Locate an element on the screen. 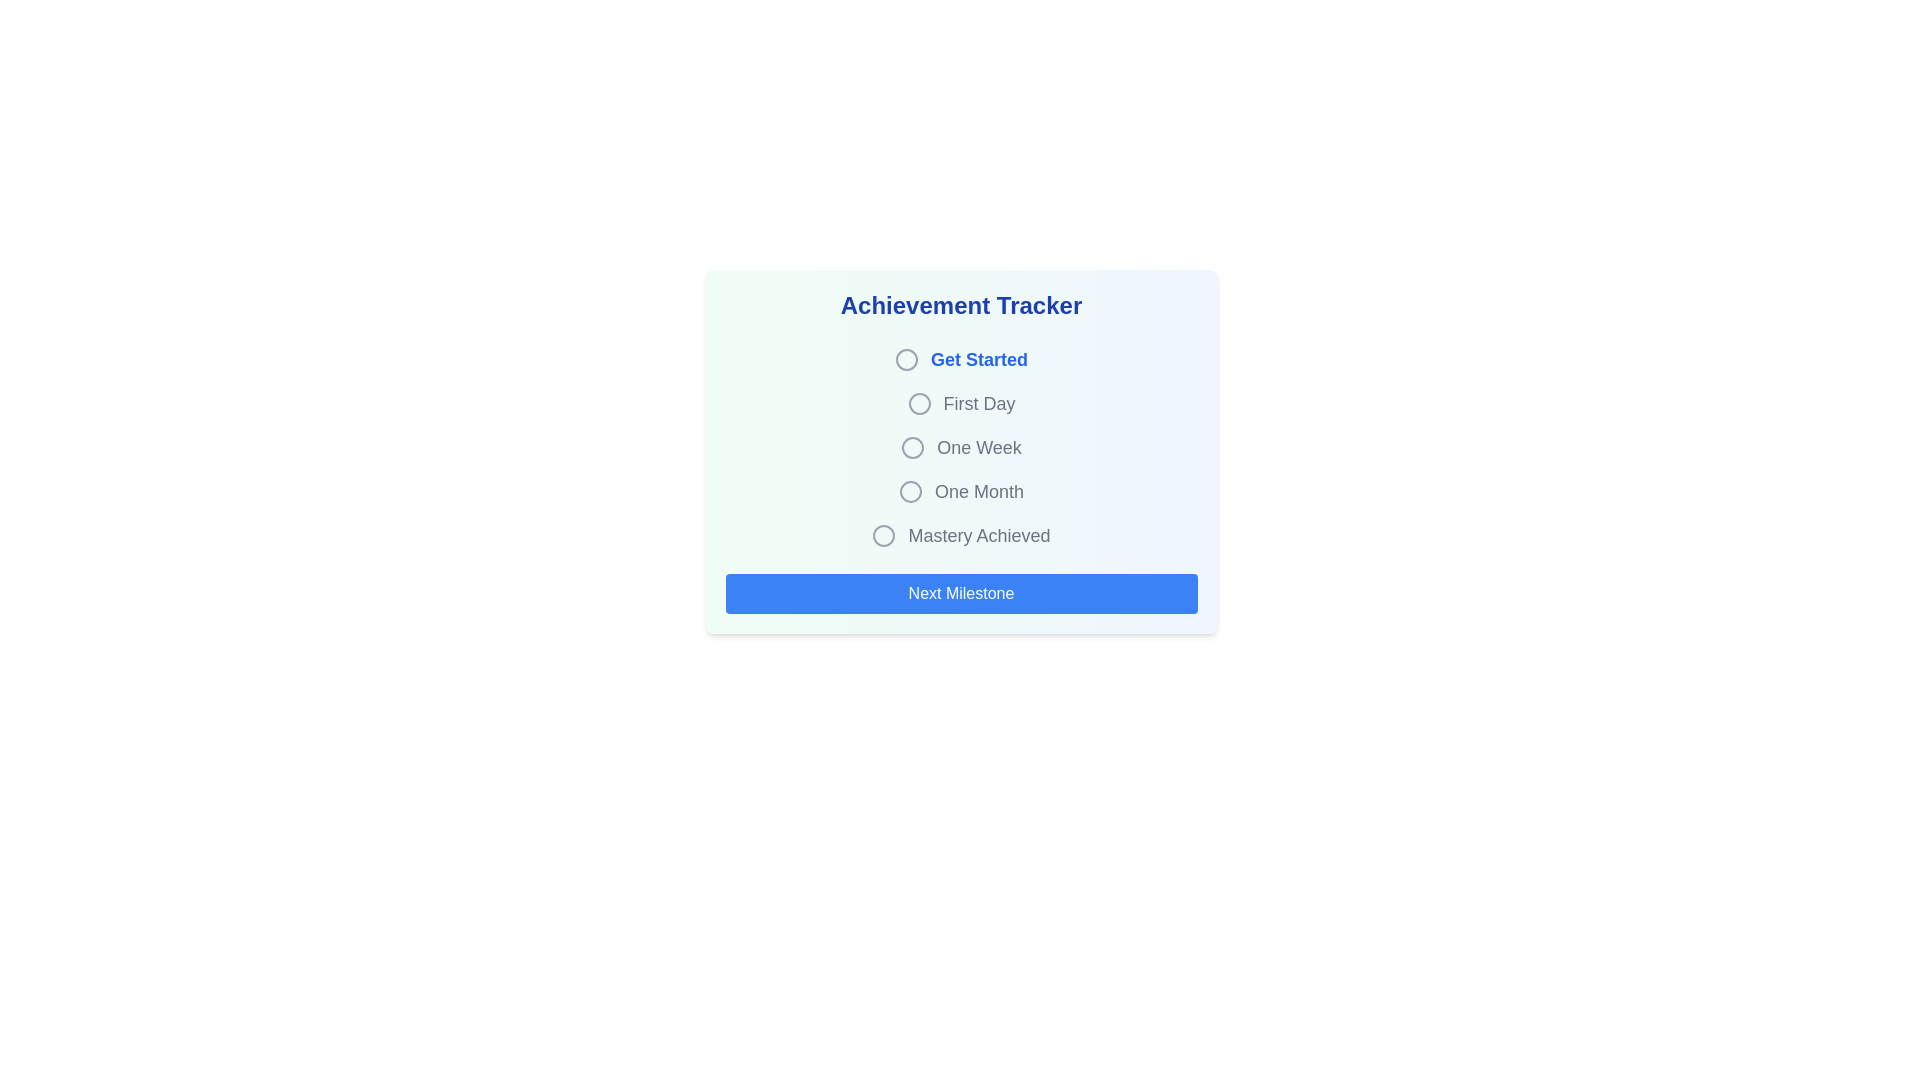 This screenshot has width=1920, height=1080. the 'Mastery Achieved' text label in the achievement tracker interface, which is styled in a large gray font and is positioned next to a circular icon is located at coordinates (979, 535).